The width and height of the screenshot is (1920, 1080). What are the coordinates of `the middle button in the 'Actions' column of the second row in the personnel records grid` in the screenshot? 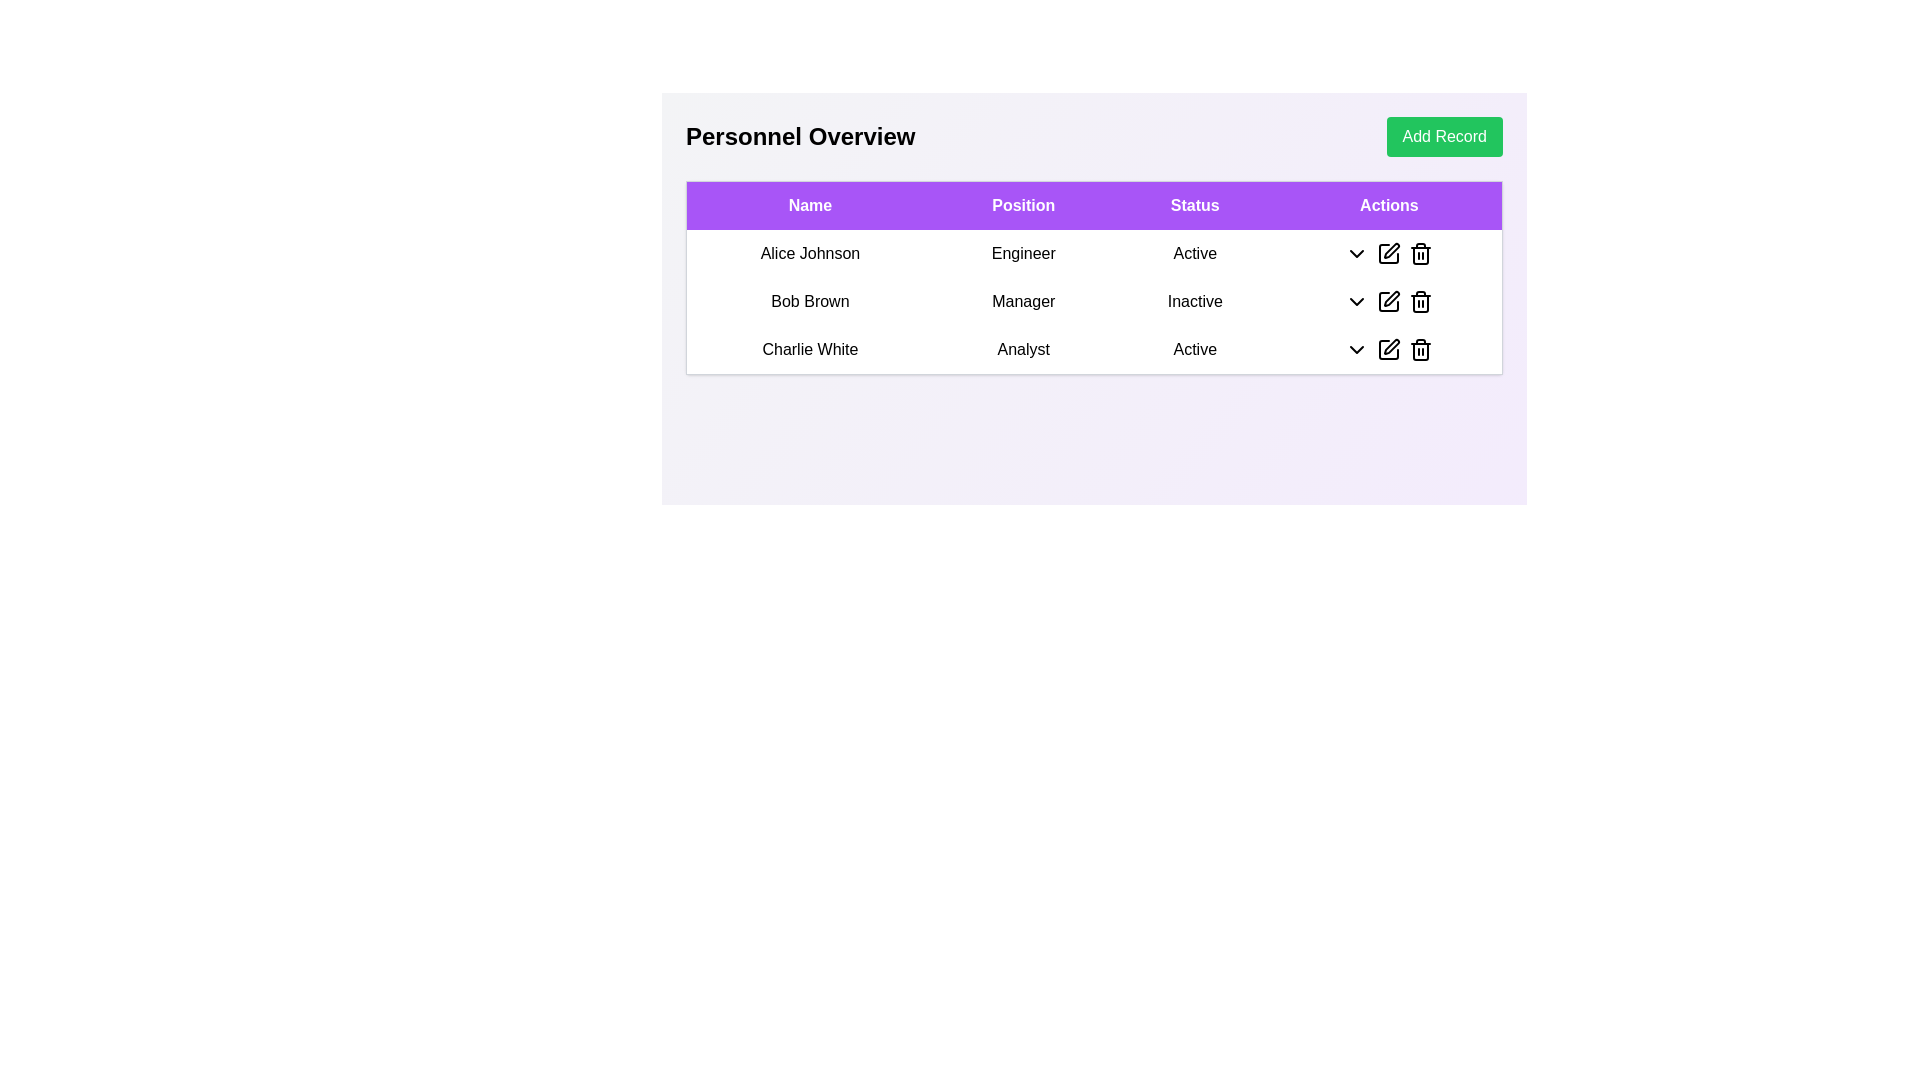 It's located at (1388, 301).